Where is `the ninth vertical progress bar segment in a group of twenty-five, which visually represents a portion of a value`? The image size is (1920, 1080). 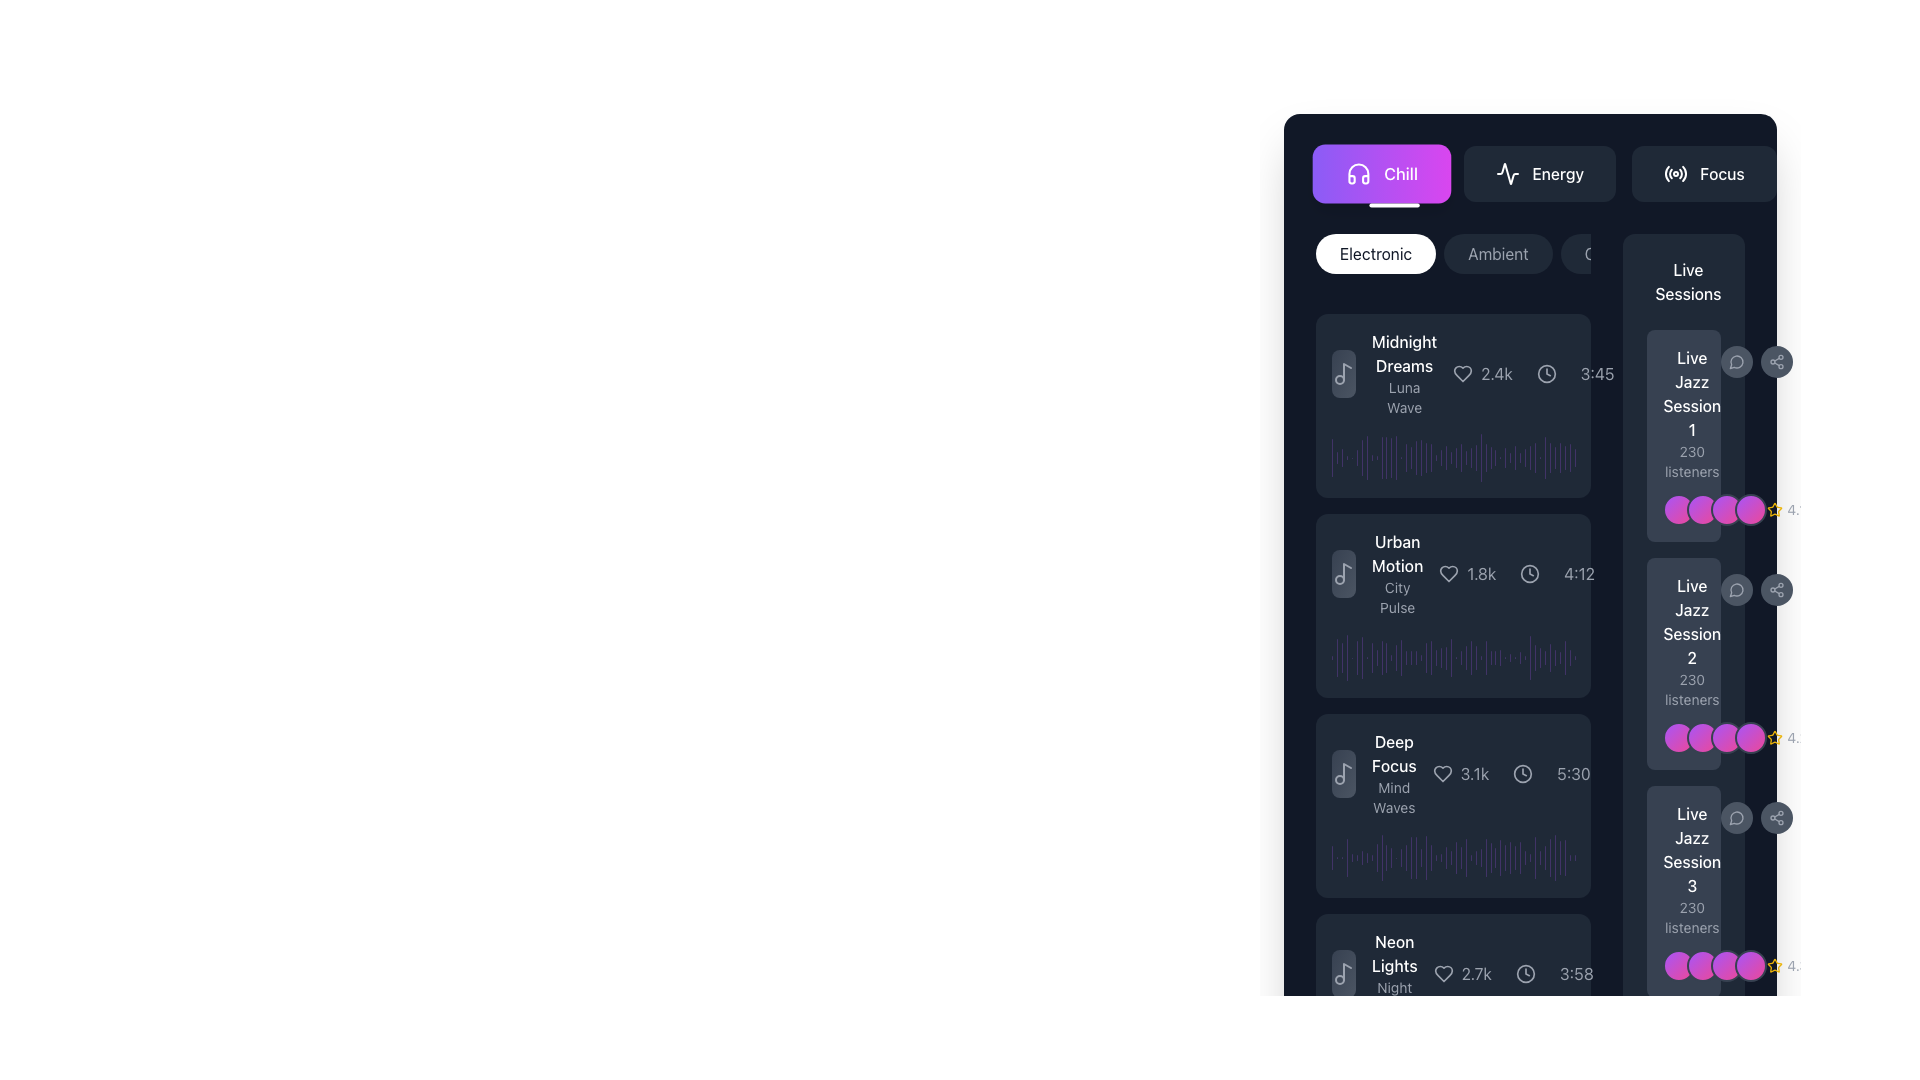 the ninth vertical progress bar segment in a group of twenty-five, which visually represents a portion of a value is located at coordinates (1371, 657).